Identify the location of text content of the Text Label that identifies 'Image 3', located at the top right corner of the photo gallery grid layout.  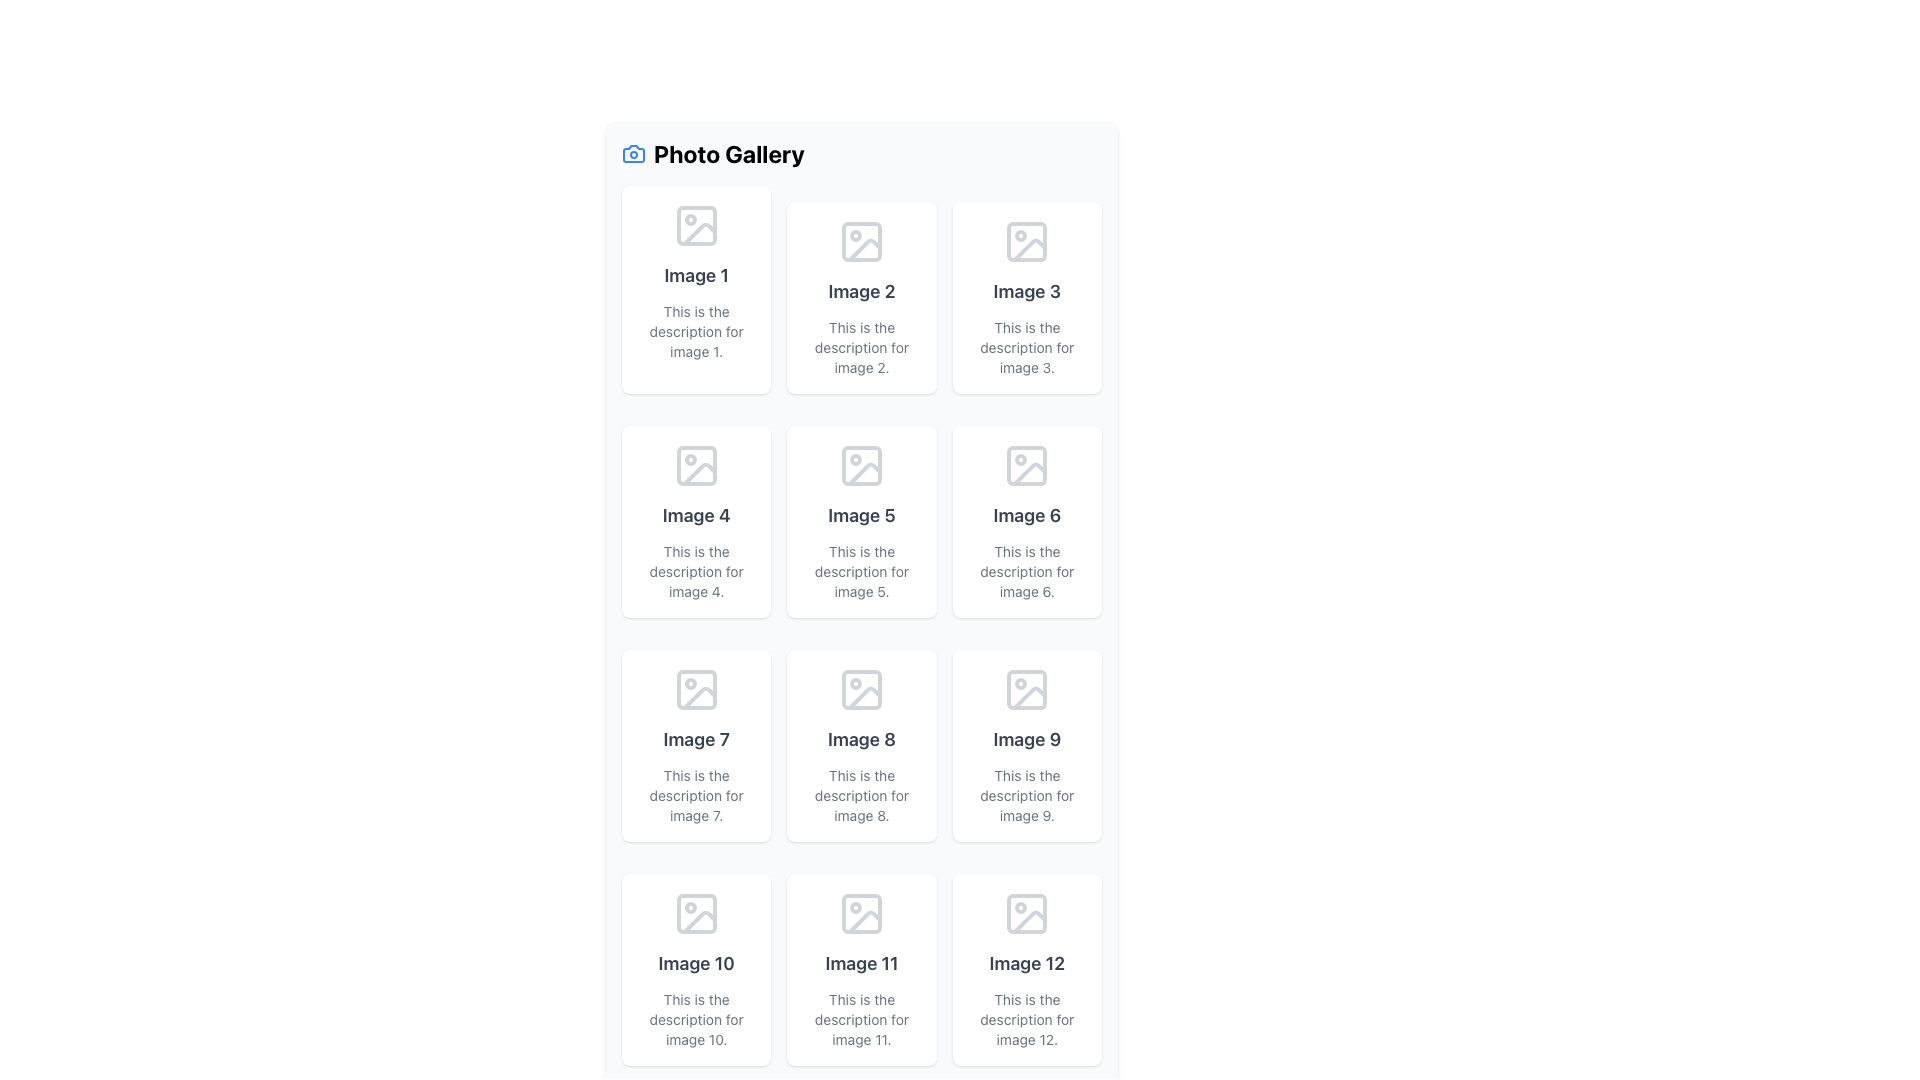
(1027, 292).